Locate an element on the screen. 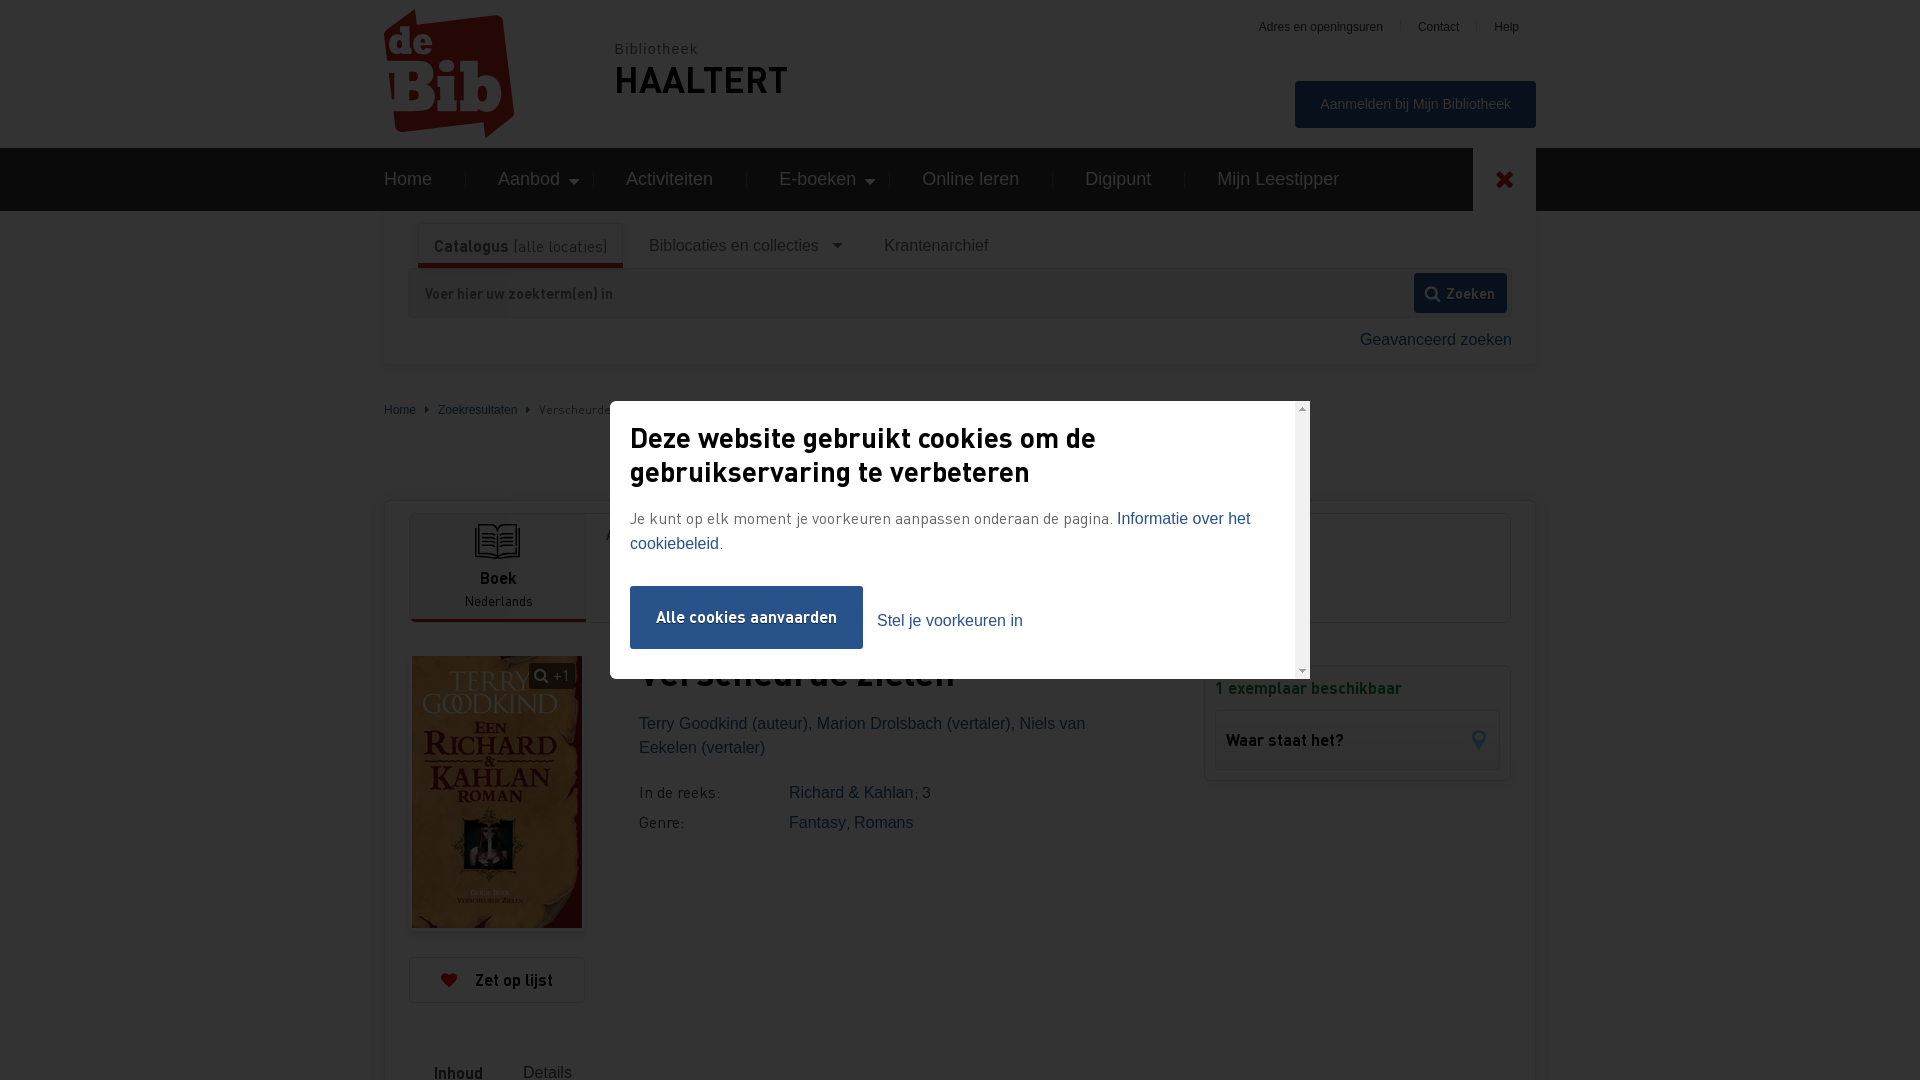 Image resolution: width=1920 pixels, height=1080 pixels. 'E-boek' is located at coordinates (641, 583).